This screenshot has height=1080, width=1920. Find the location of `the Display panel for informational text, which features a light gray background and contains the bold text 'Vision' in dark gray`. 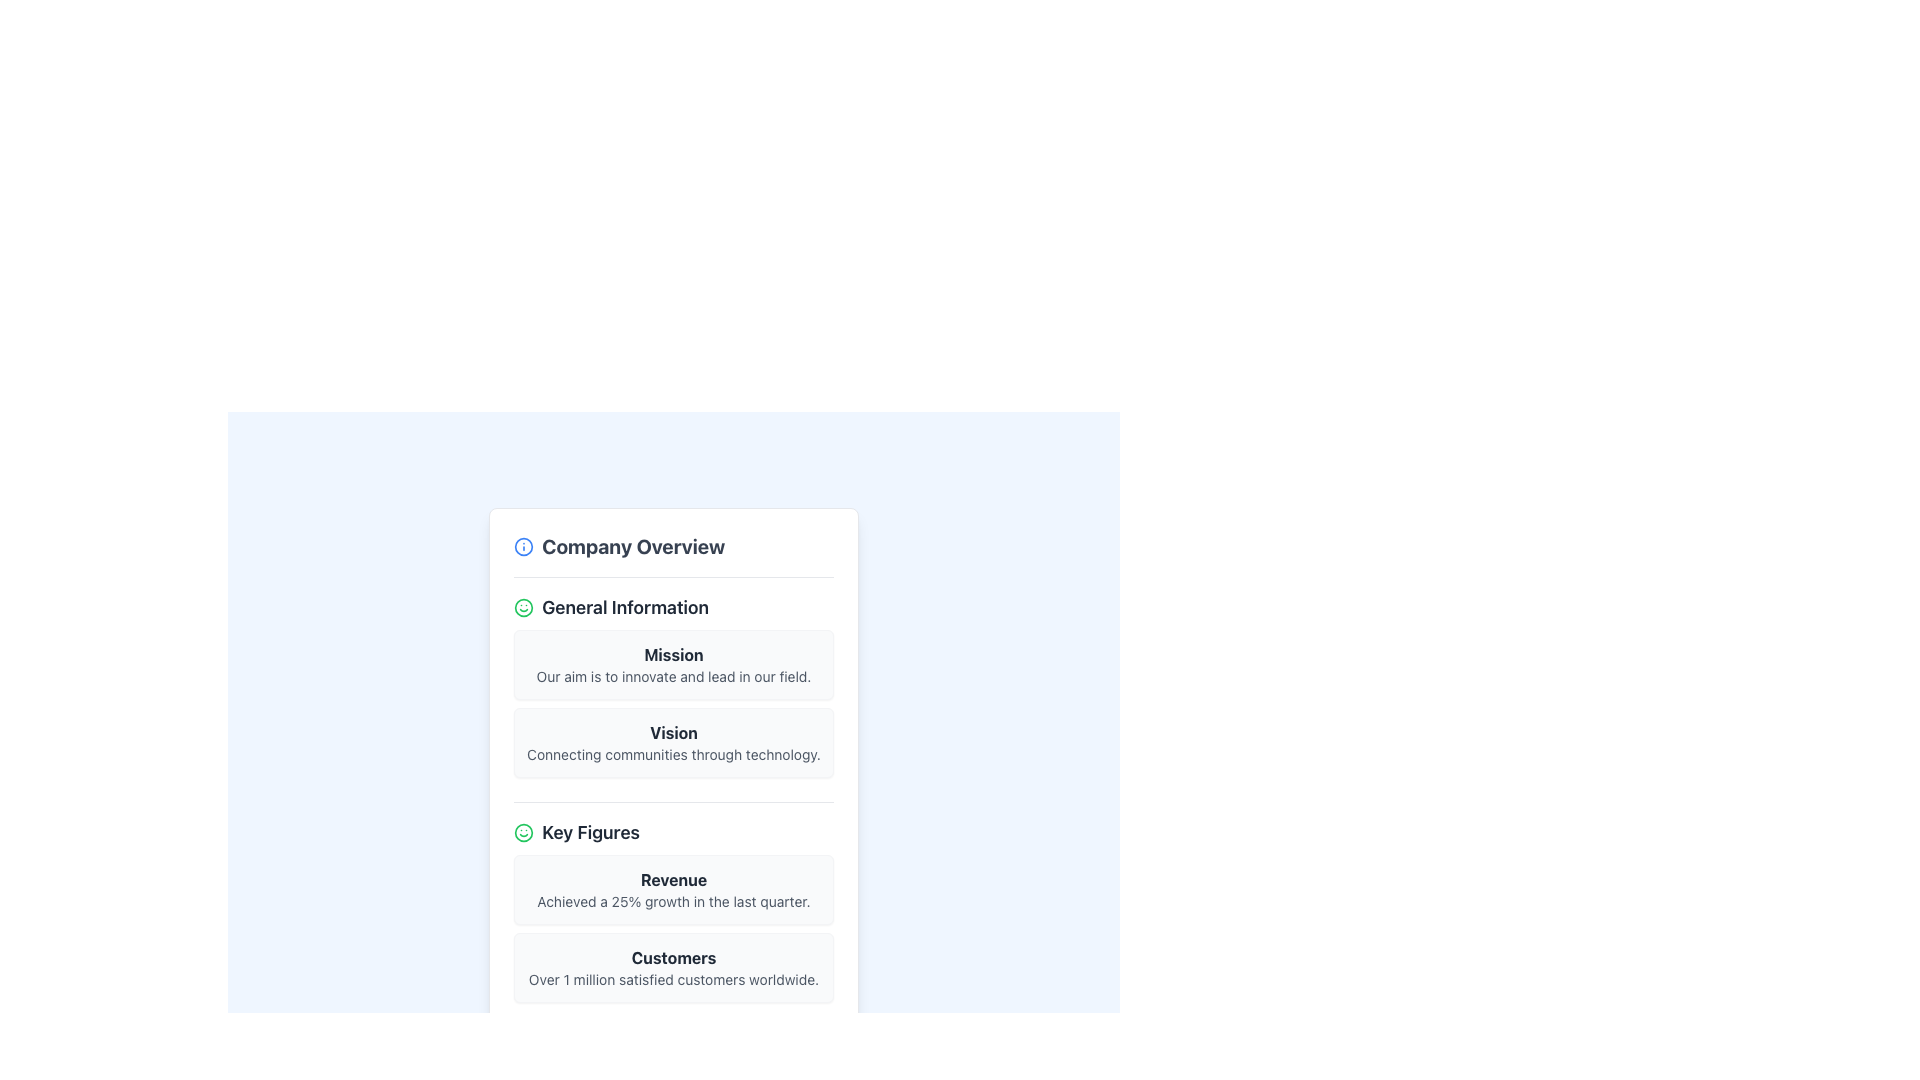

the Display panel for informational text, which features a light gray background and contains the bold text 'Vision' in dark gray is located at coordinates (673, 743).